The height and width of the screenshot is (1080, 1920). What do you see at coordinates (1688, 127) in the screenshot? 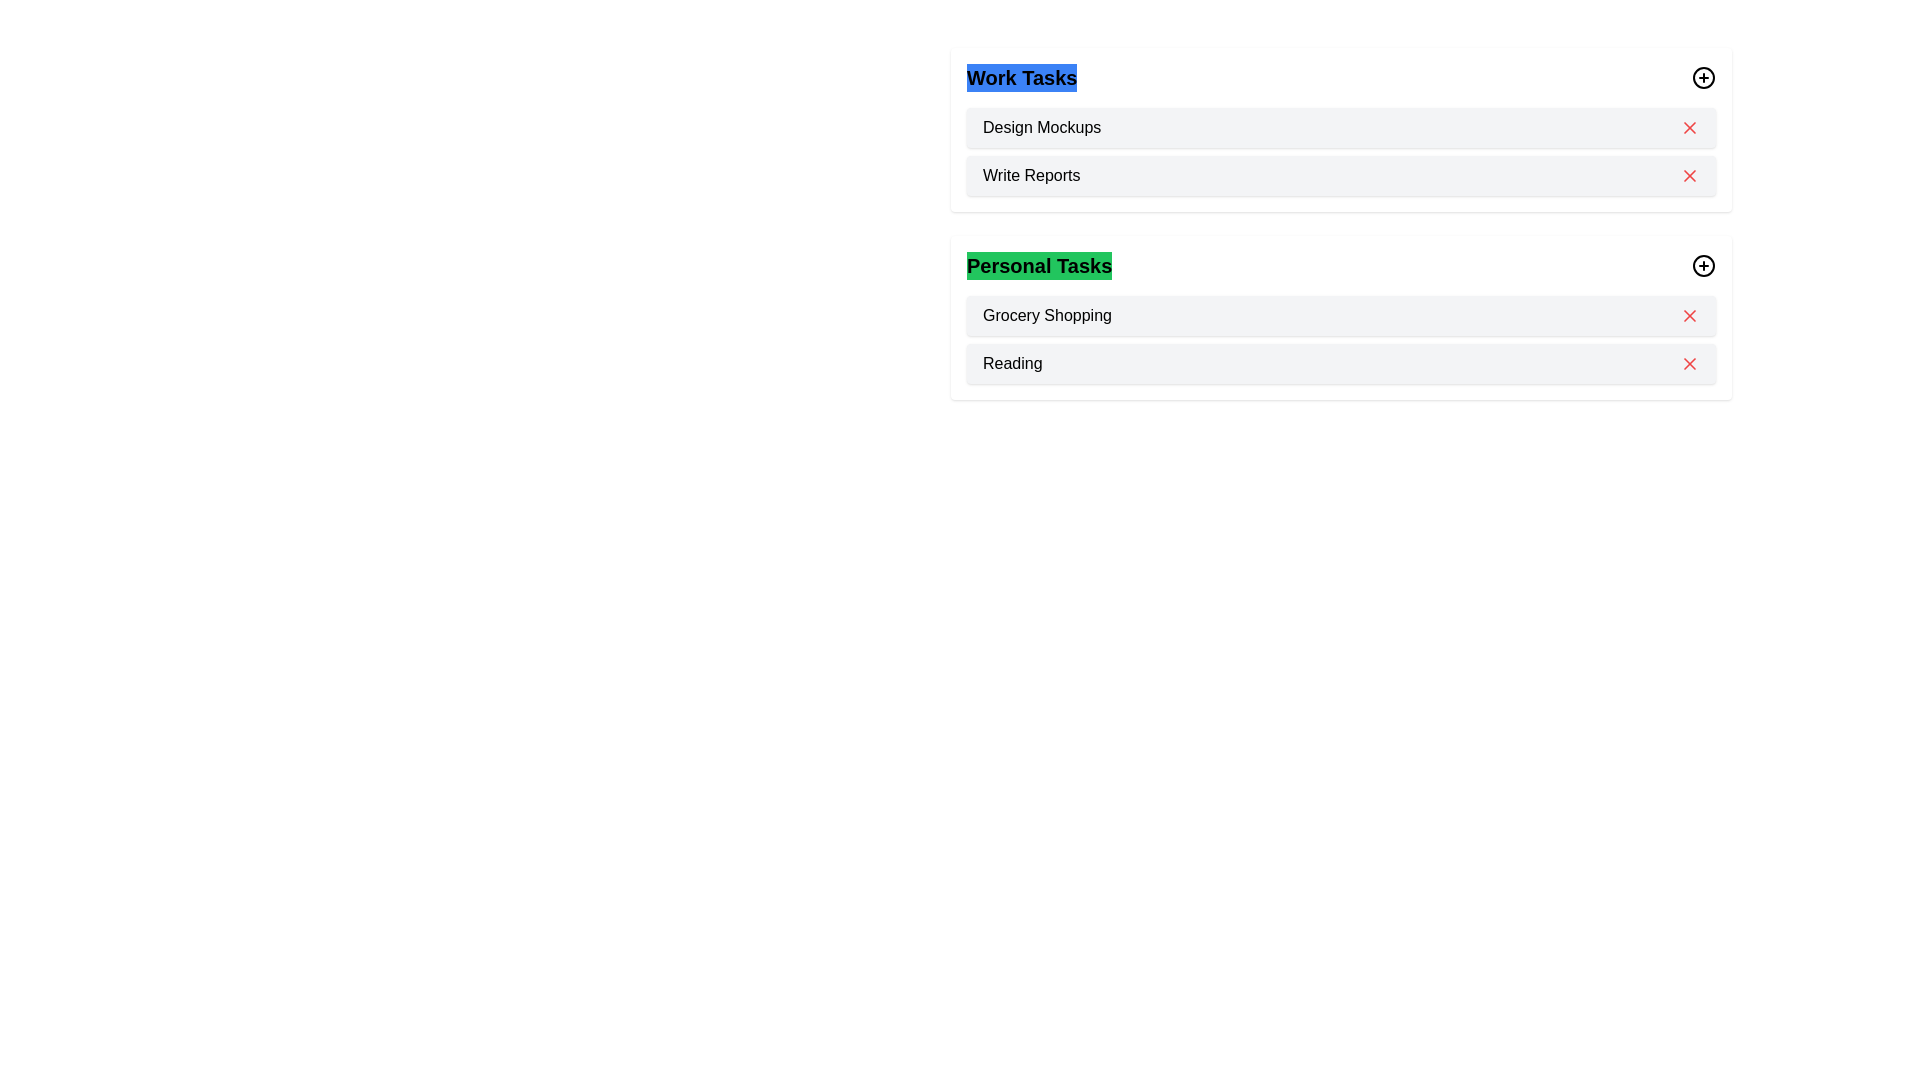
I see `the task Design Mockups from the category Work by clicking the 'X' icon next to the task` at bounding box center [1688, 127].